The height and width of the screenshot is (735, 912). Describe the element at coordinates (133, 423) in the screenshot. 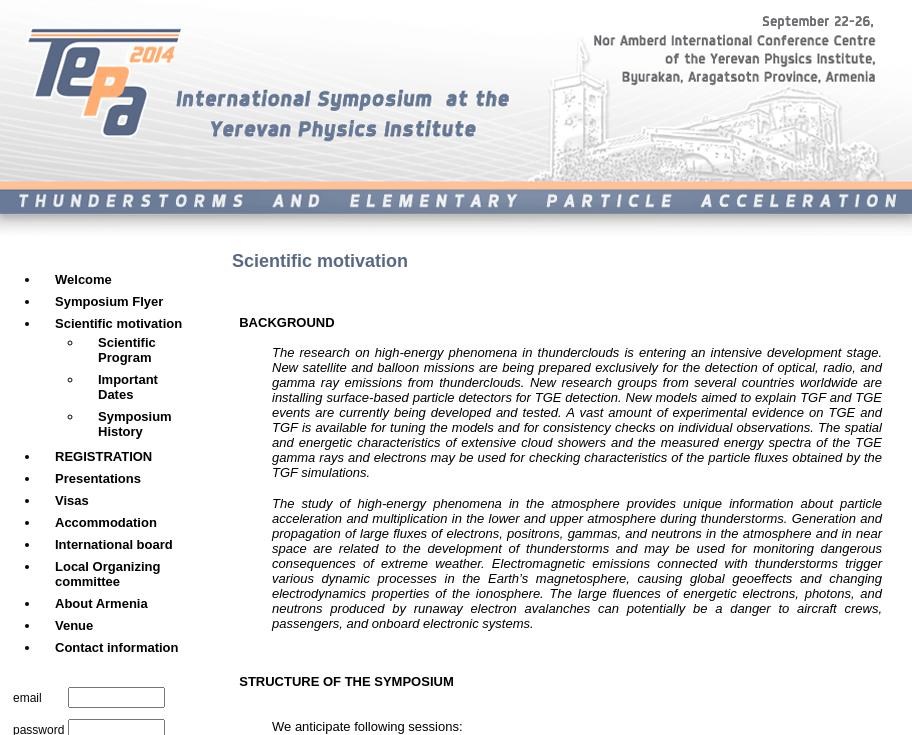

I see `'Symposium History'` at that location.